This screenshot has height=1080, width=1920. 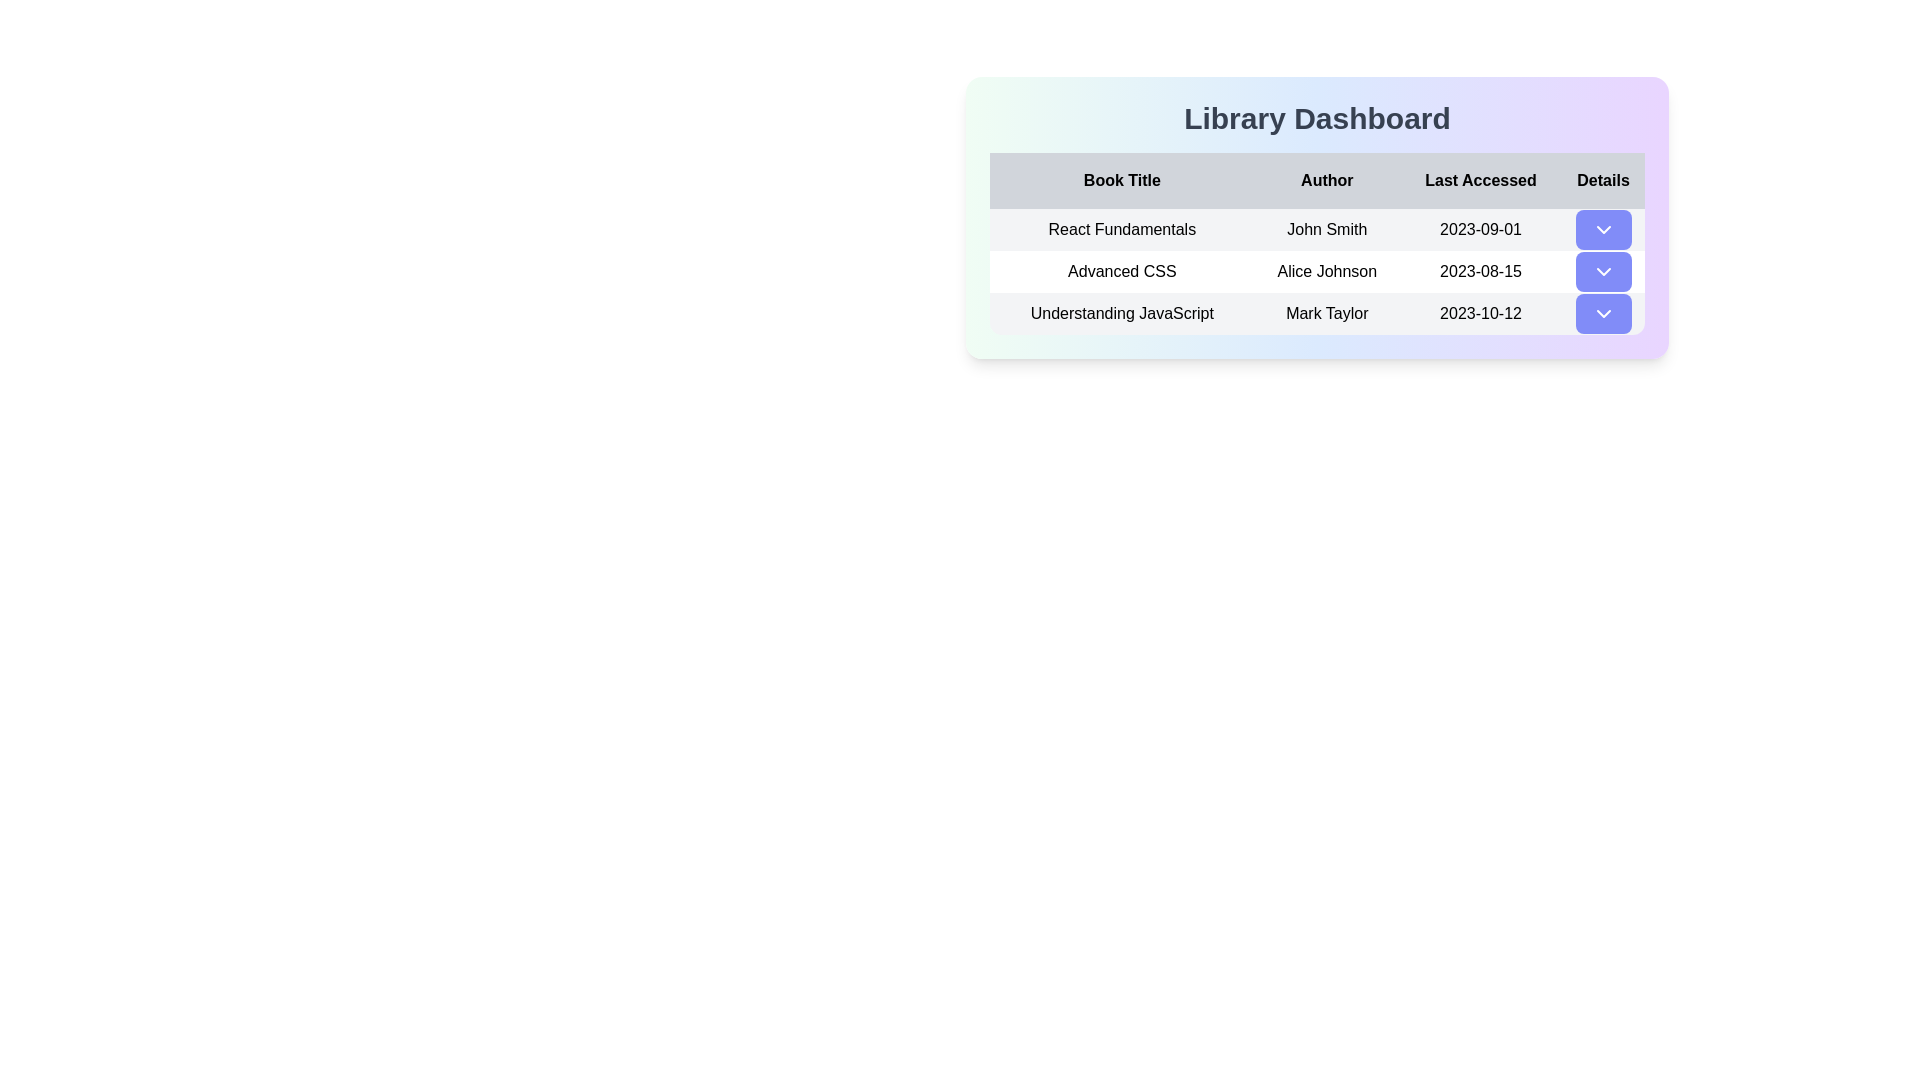 I want to click on the text label element displaying 'Author' in bold black font, which is the second column header in a table interface, so click(x=1327, y=181).